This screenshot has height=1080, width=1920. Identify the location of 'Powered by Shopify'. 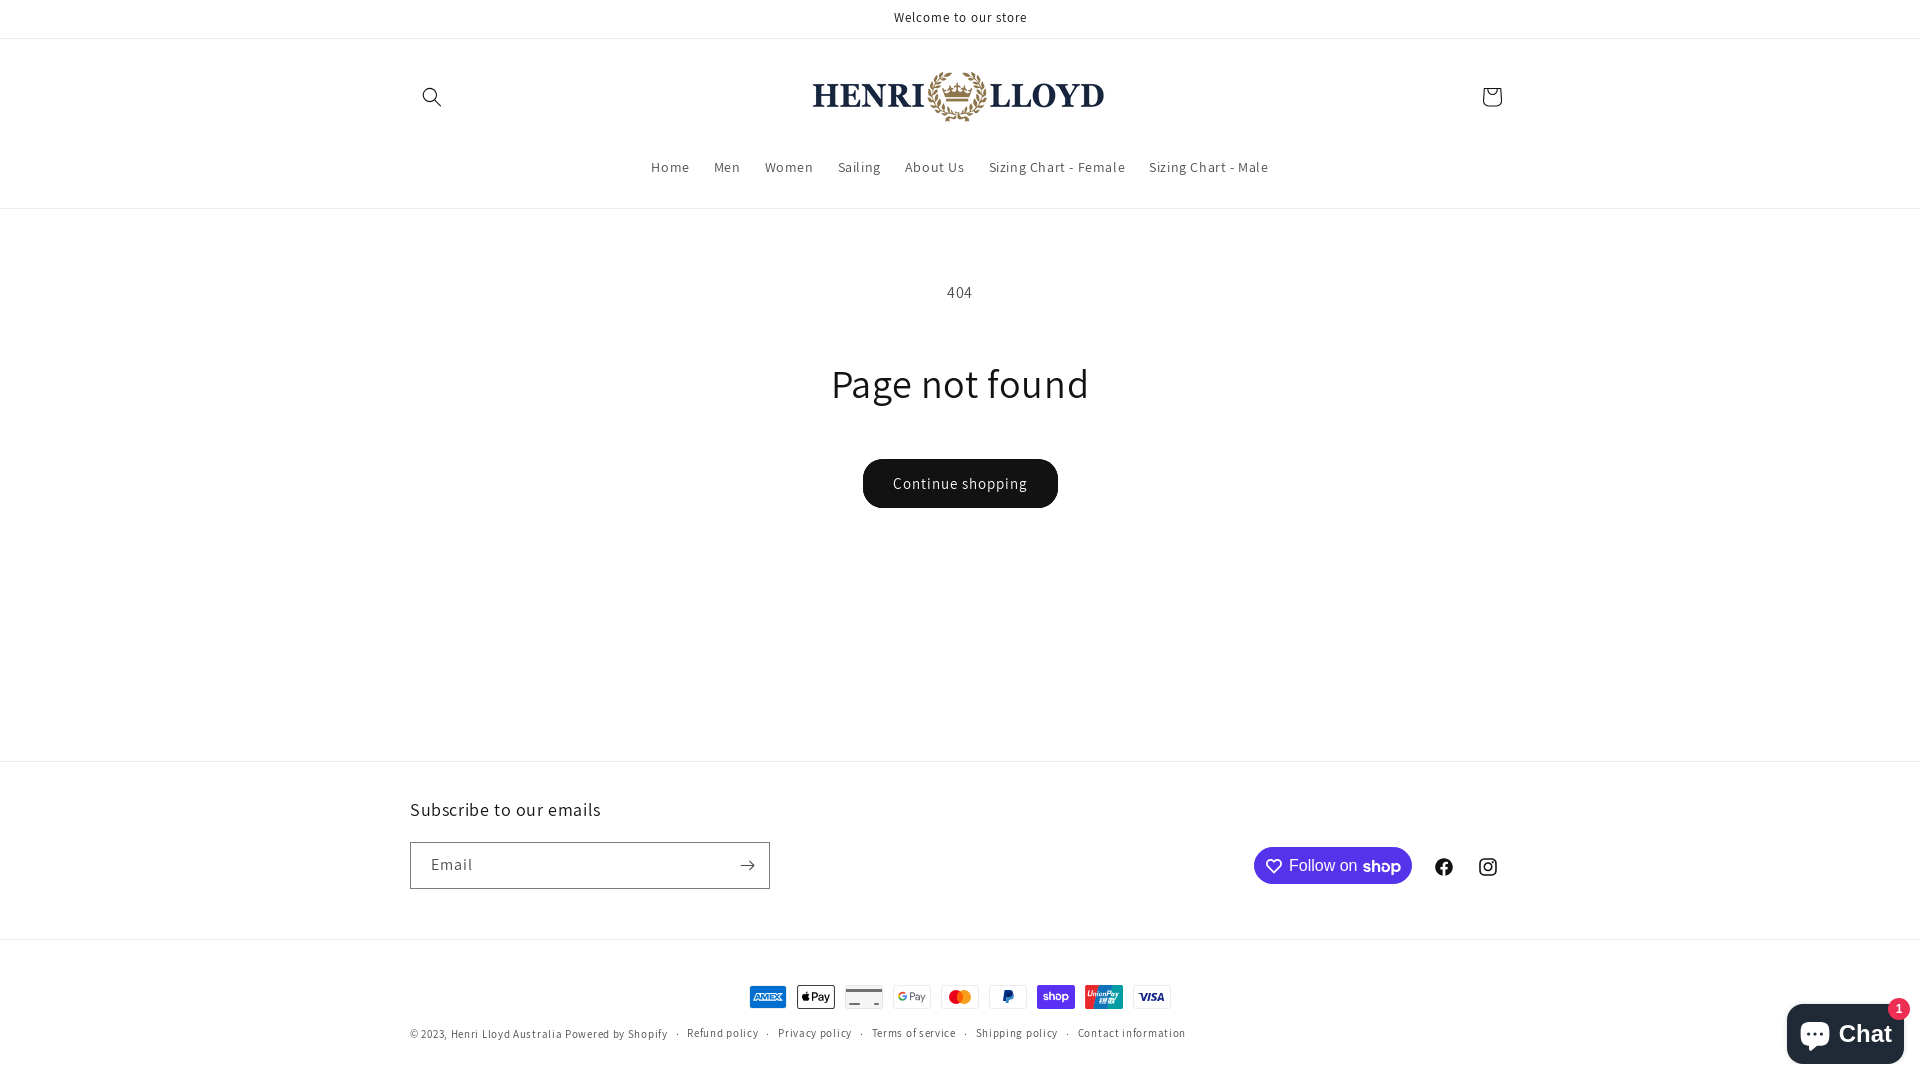
(564, 1033).